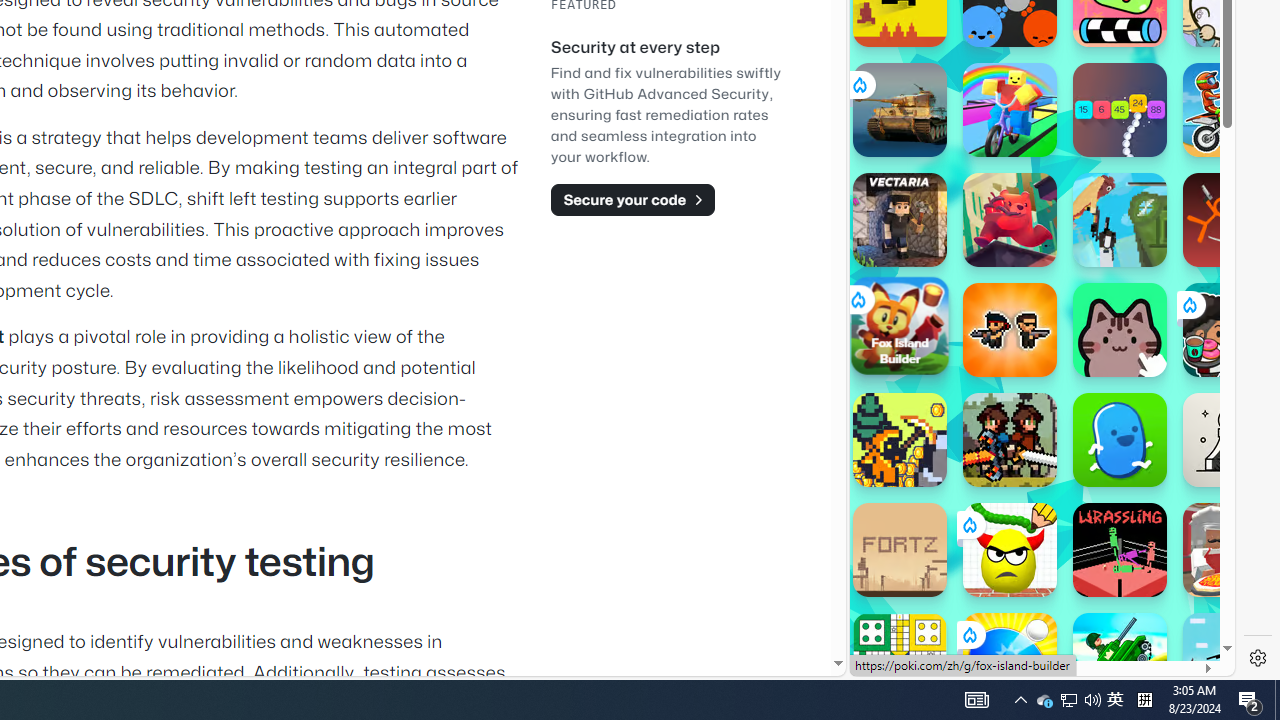  I want to click on 'Rainbow Obby Rainbow Obby', so click(1009, 110).